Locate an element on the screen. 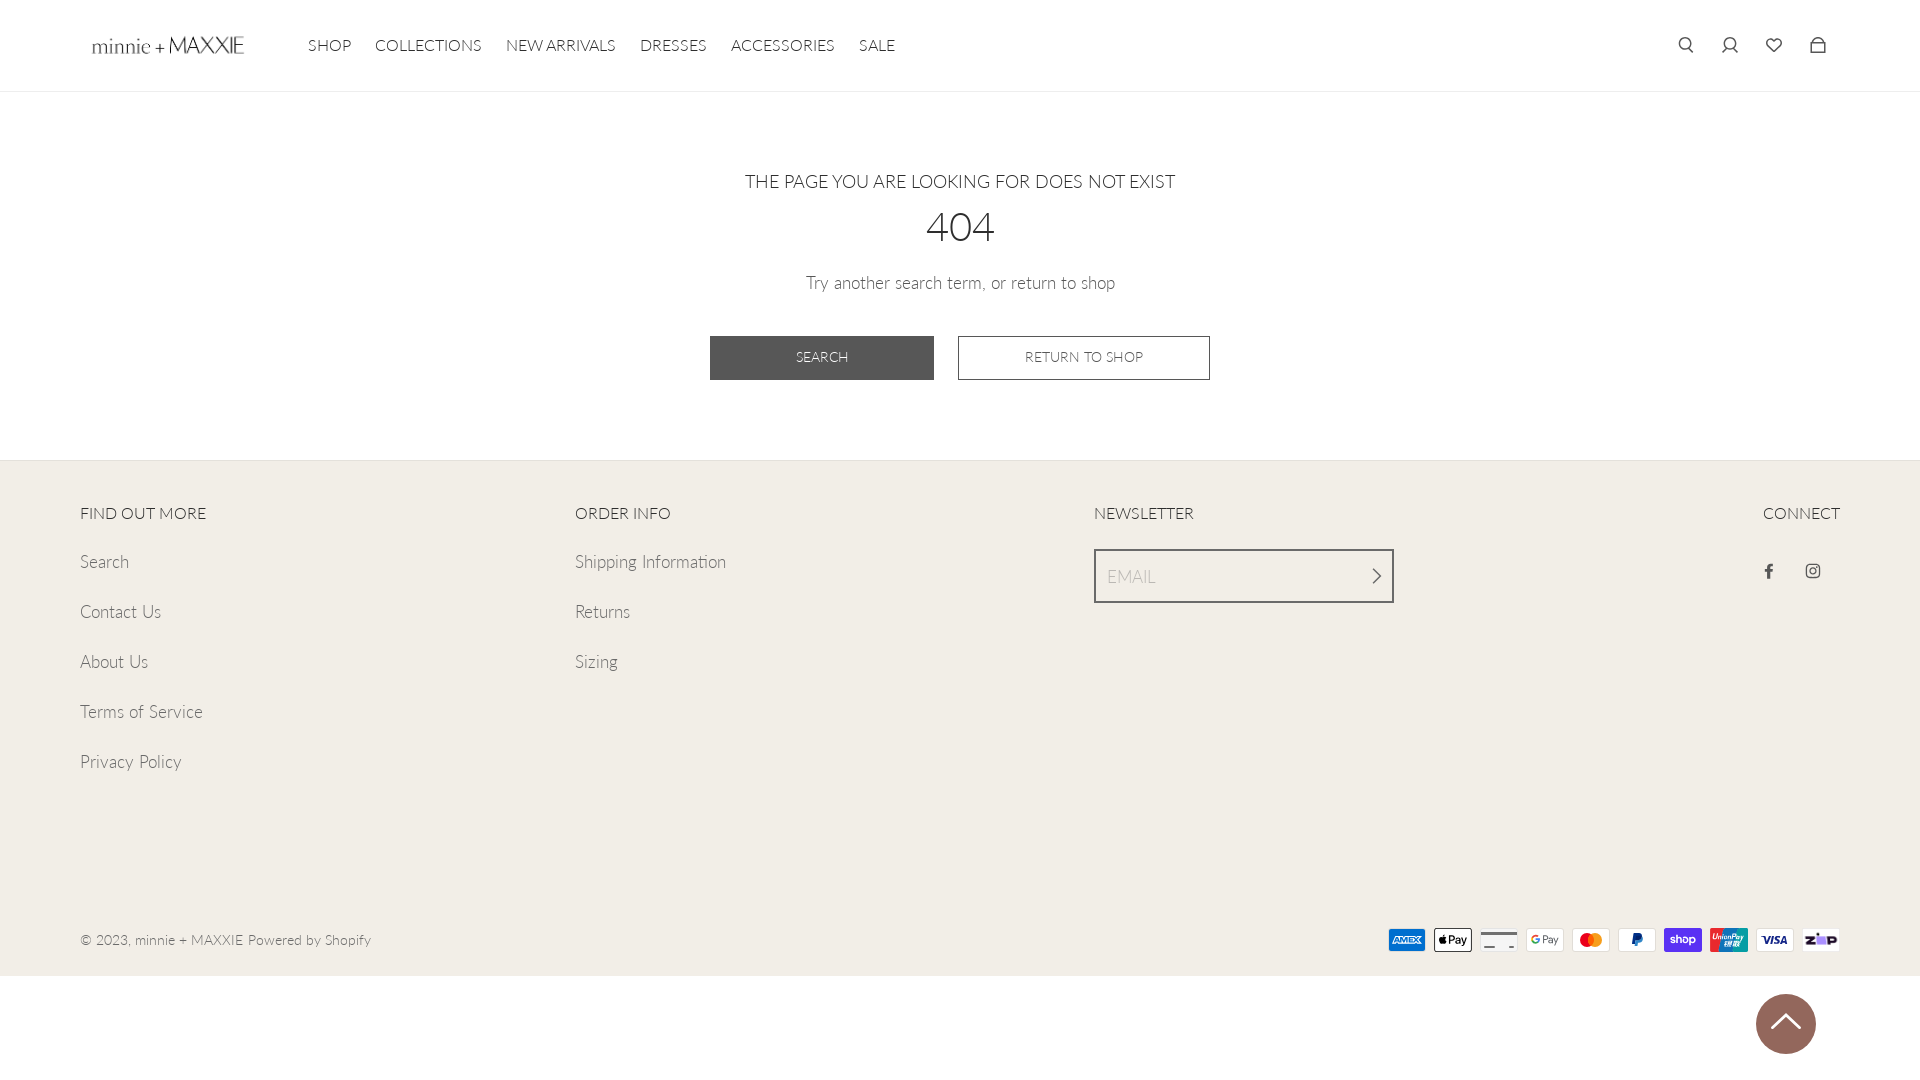 Image resolution: width=1920 pixels, height=1080 pixels. 'Shipping Information' is located at coordinates (650, 562).